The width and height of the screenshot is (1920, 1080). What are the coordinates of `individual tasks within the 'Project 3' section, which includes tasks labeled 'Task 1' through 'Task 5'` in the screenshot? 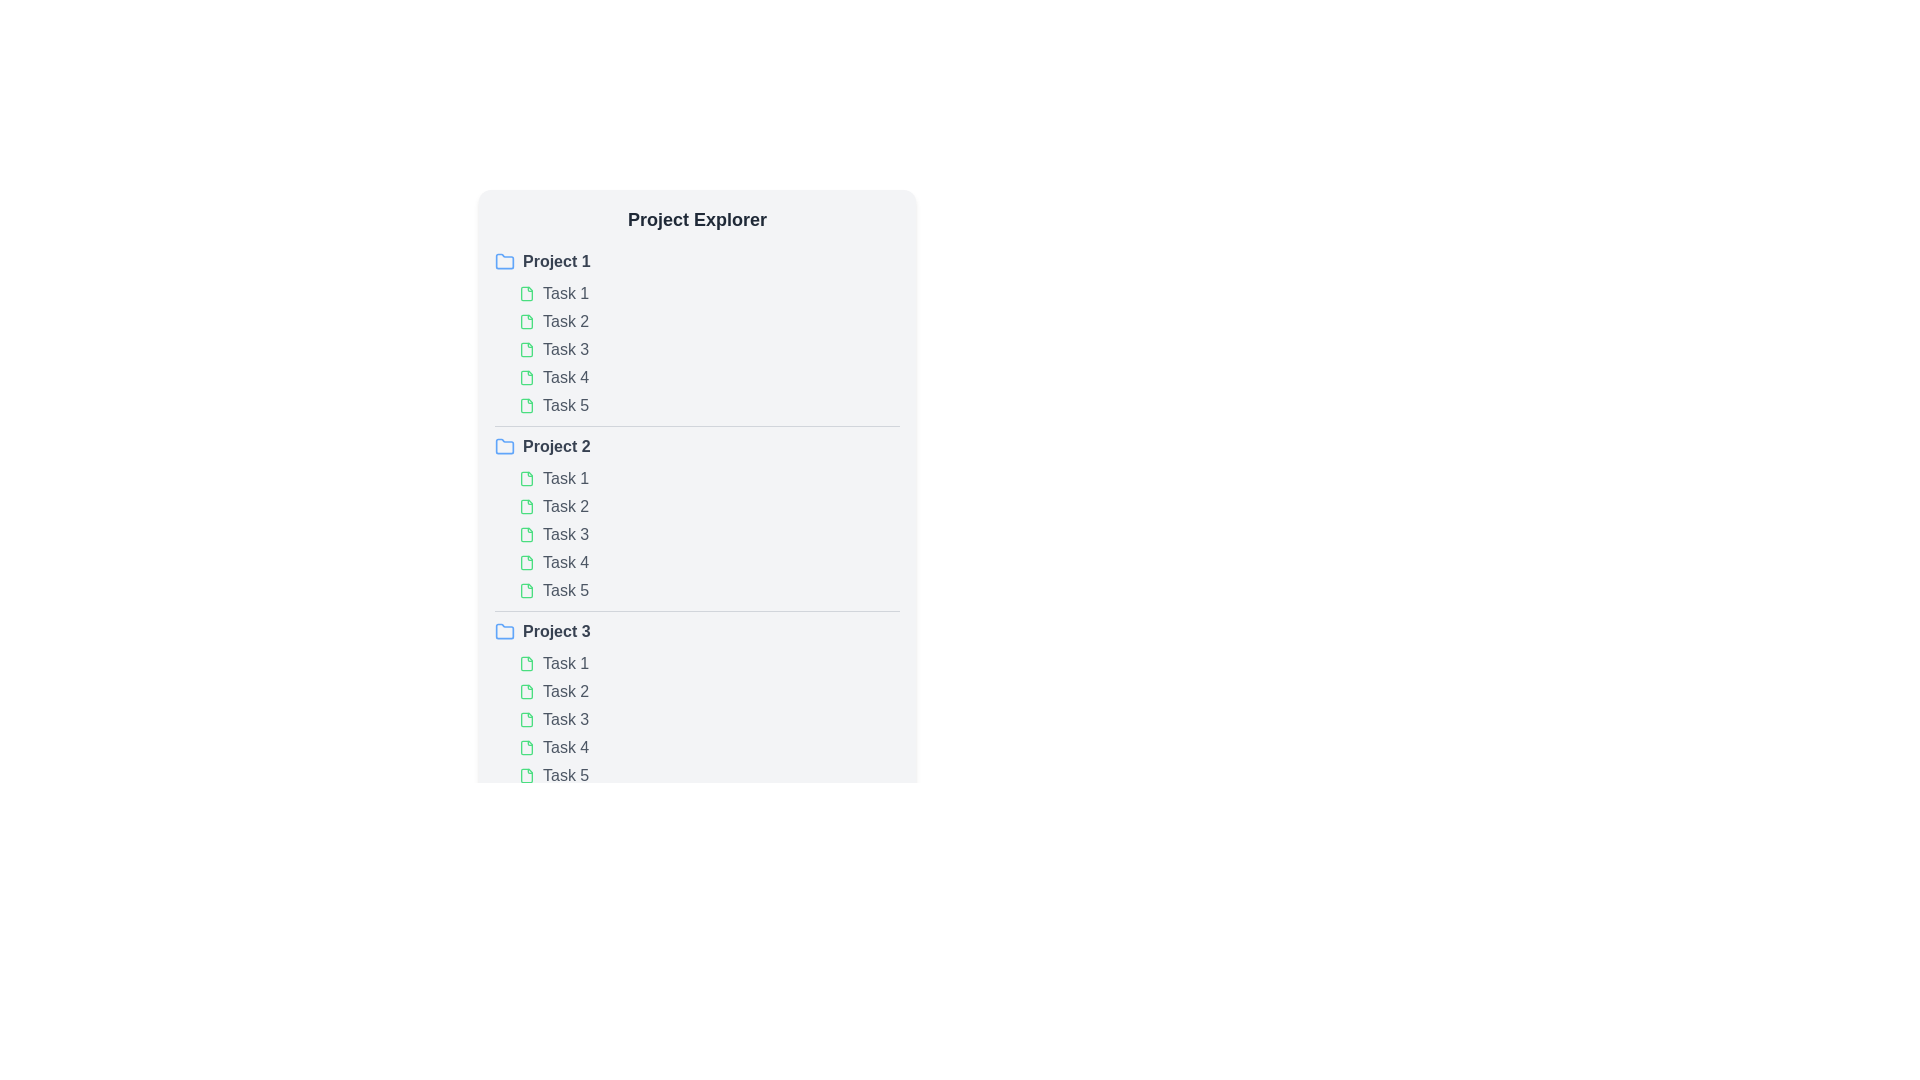 It's located at (697, 707).